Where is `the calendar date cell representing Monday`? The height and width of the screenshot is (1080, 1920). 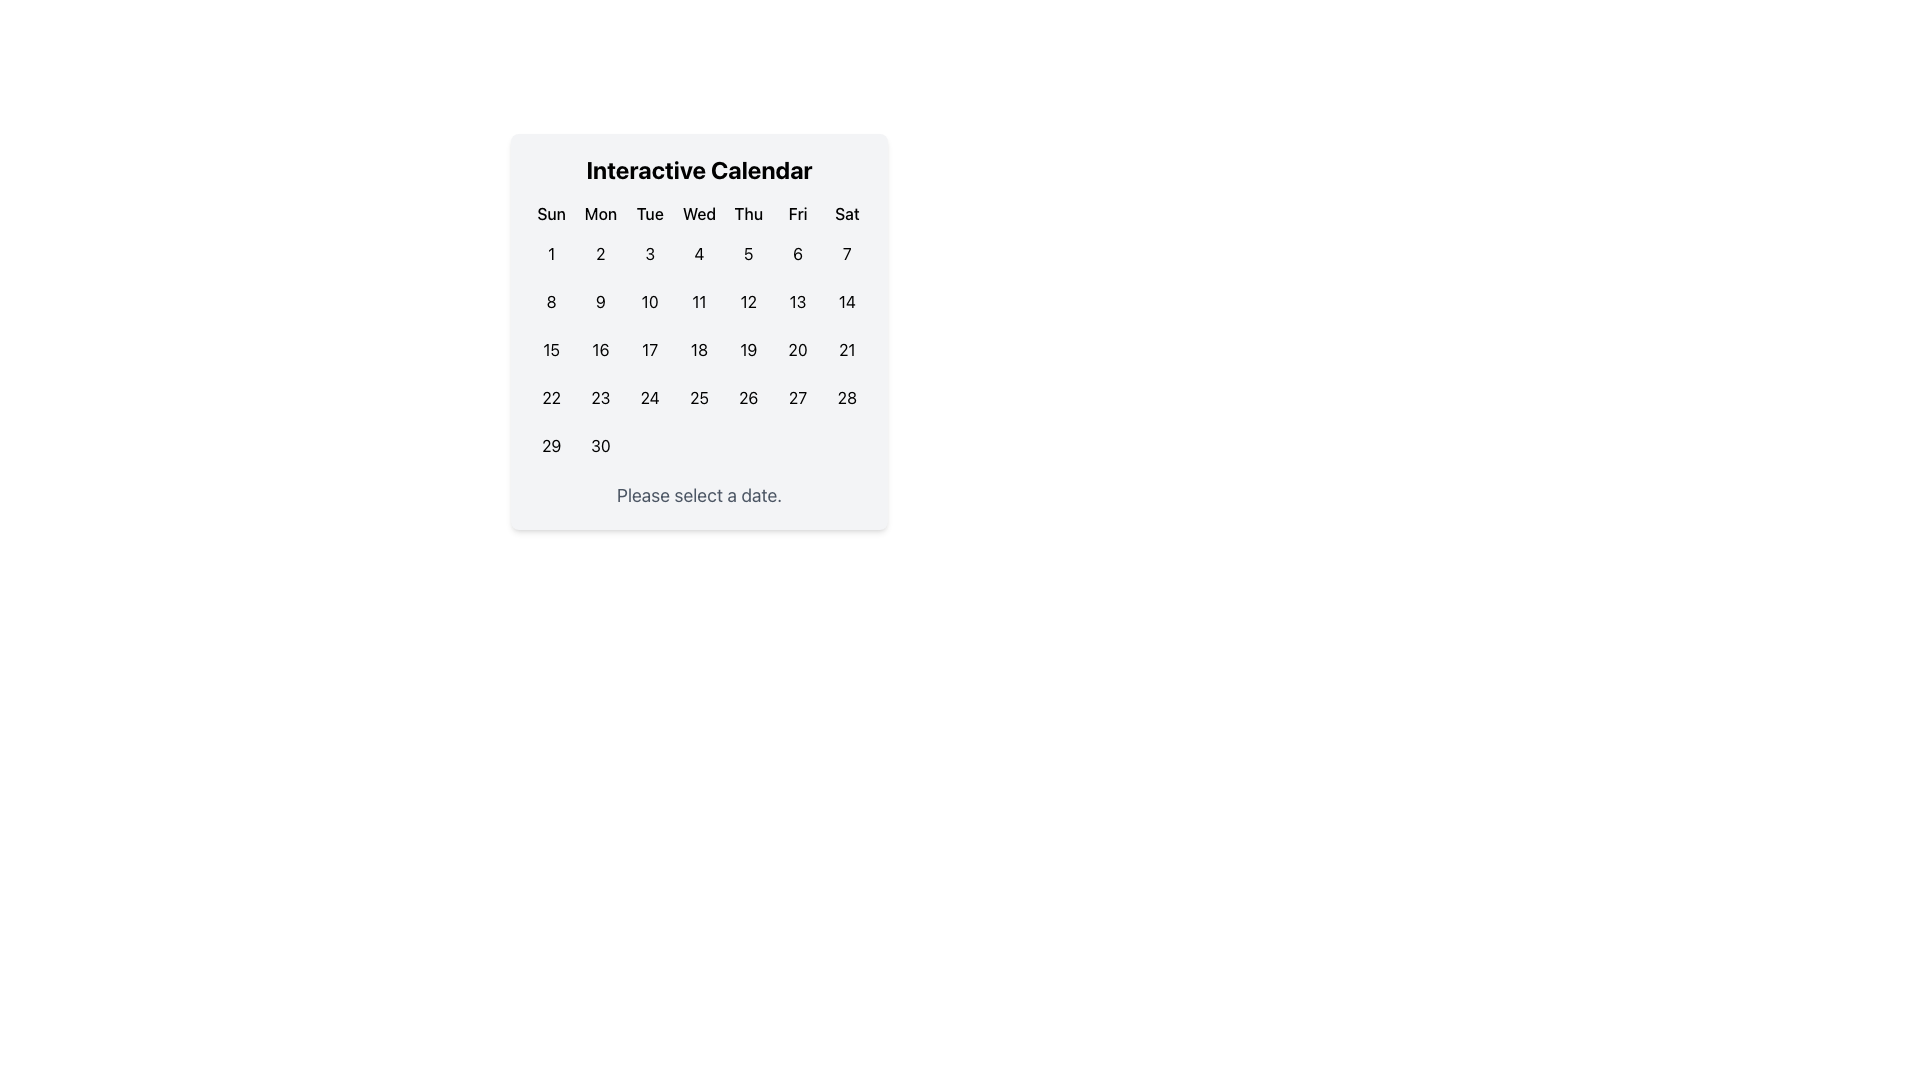
the calendar date cell representing Monday is located at coordinates (599, 349).